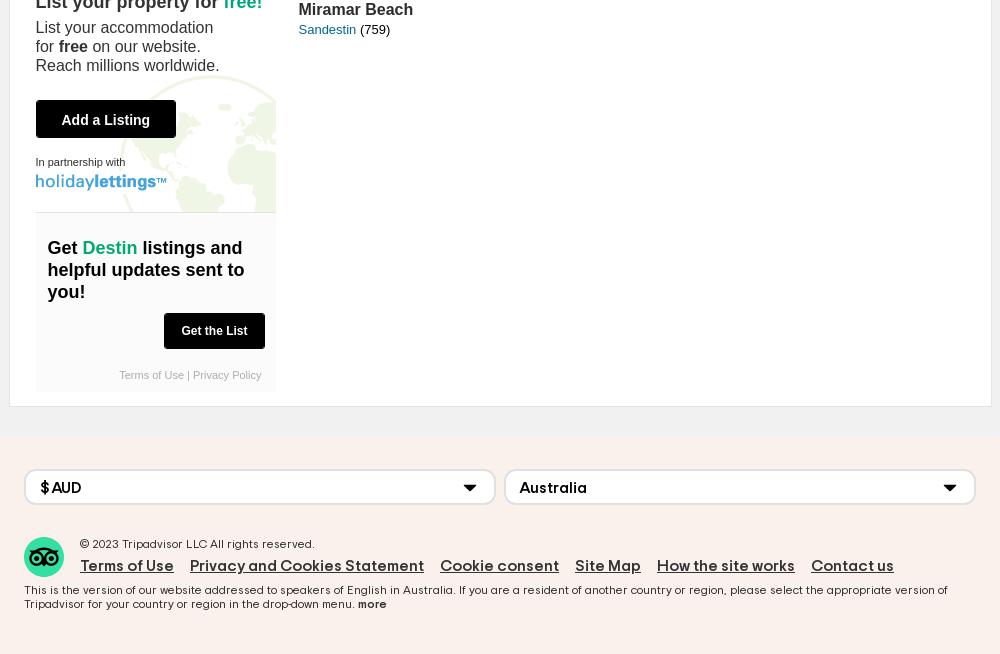 The image size is (1000, 654). What do you see at coordinates (145, 268) in the screenshot?
I see `'listings and helpful updates sent to you!'` at bounding box center [145, 268].